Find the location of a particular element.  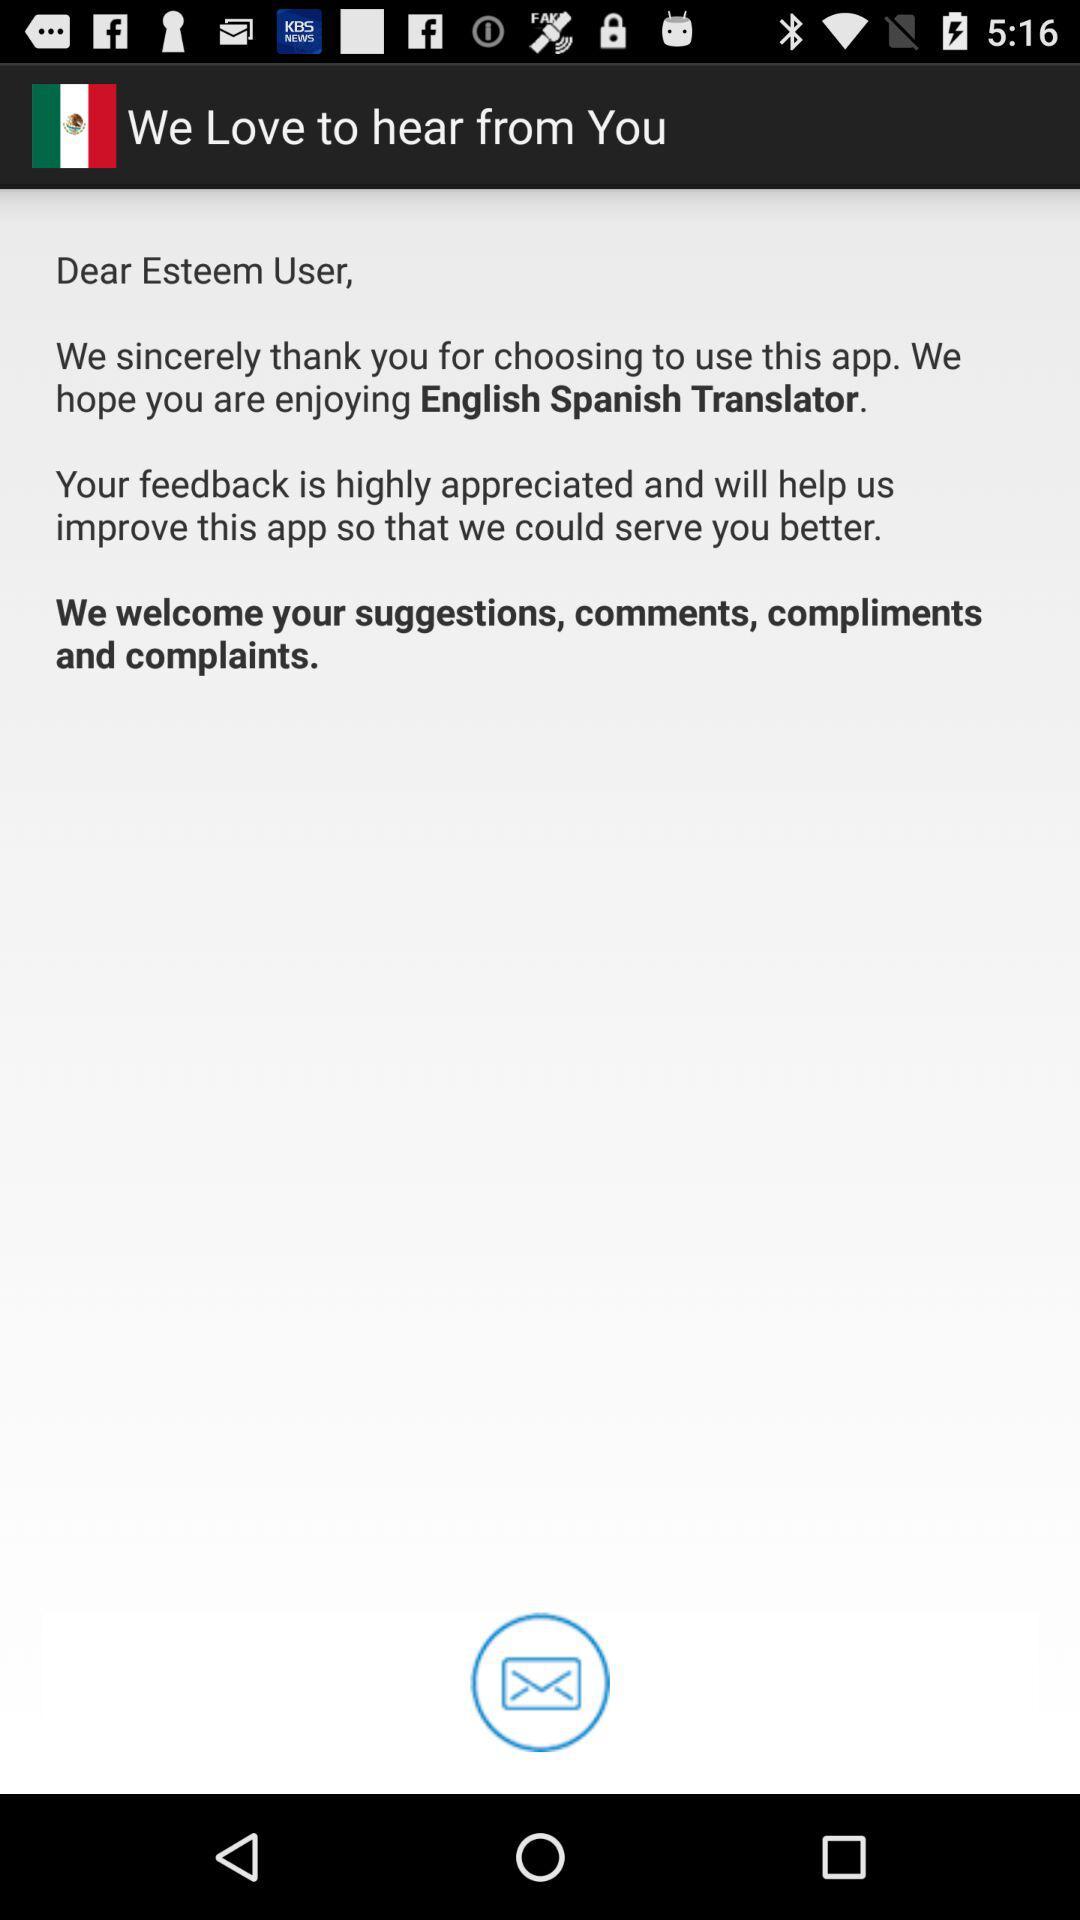

post the comments option is located at coordinates (540, 1681).